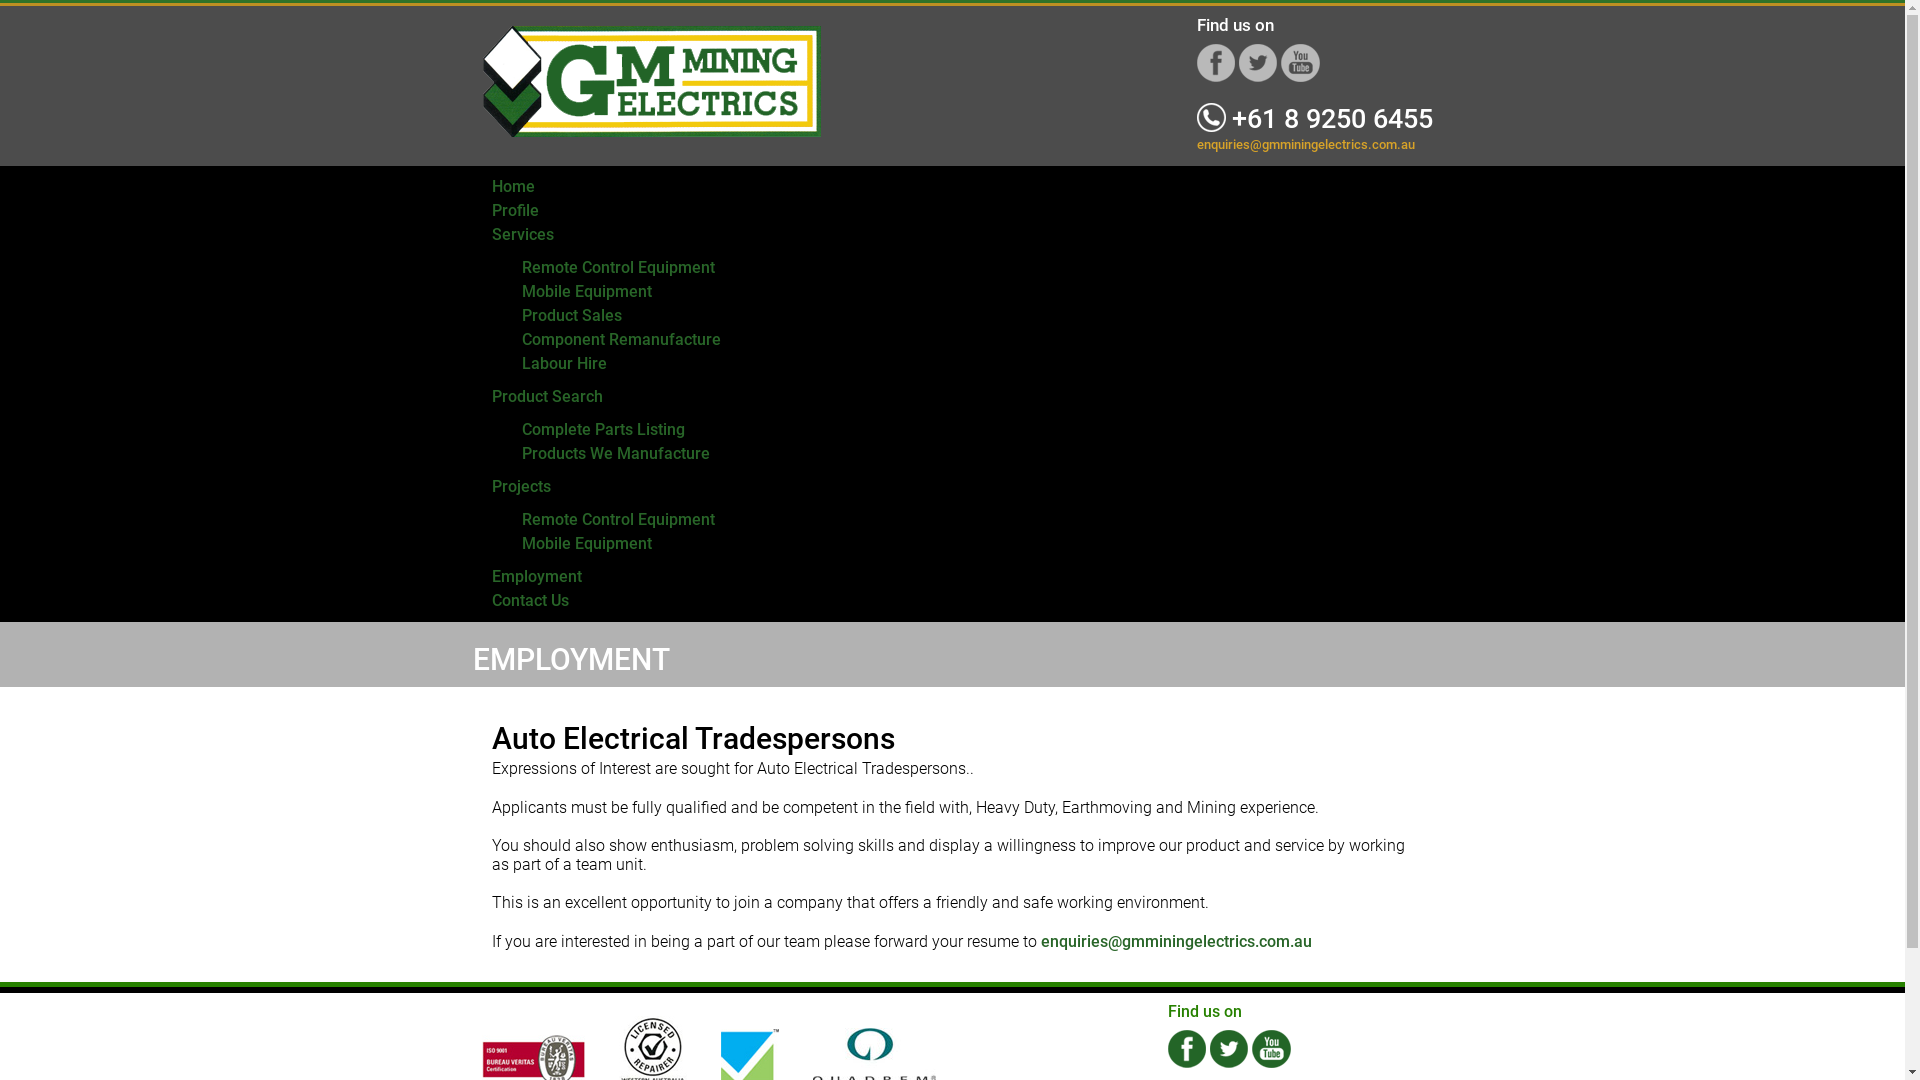 The width and height of the screenshot is (1920, 1080). I want to click on 'Component Remanufacture', so click(620, 338).